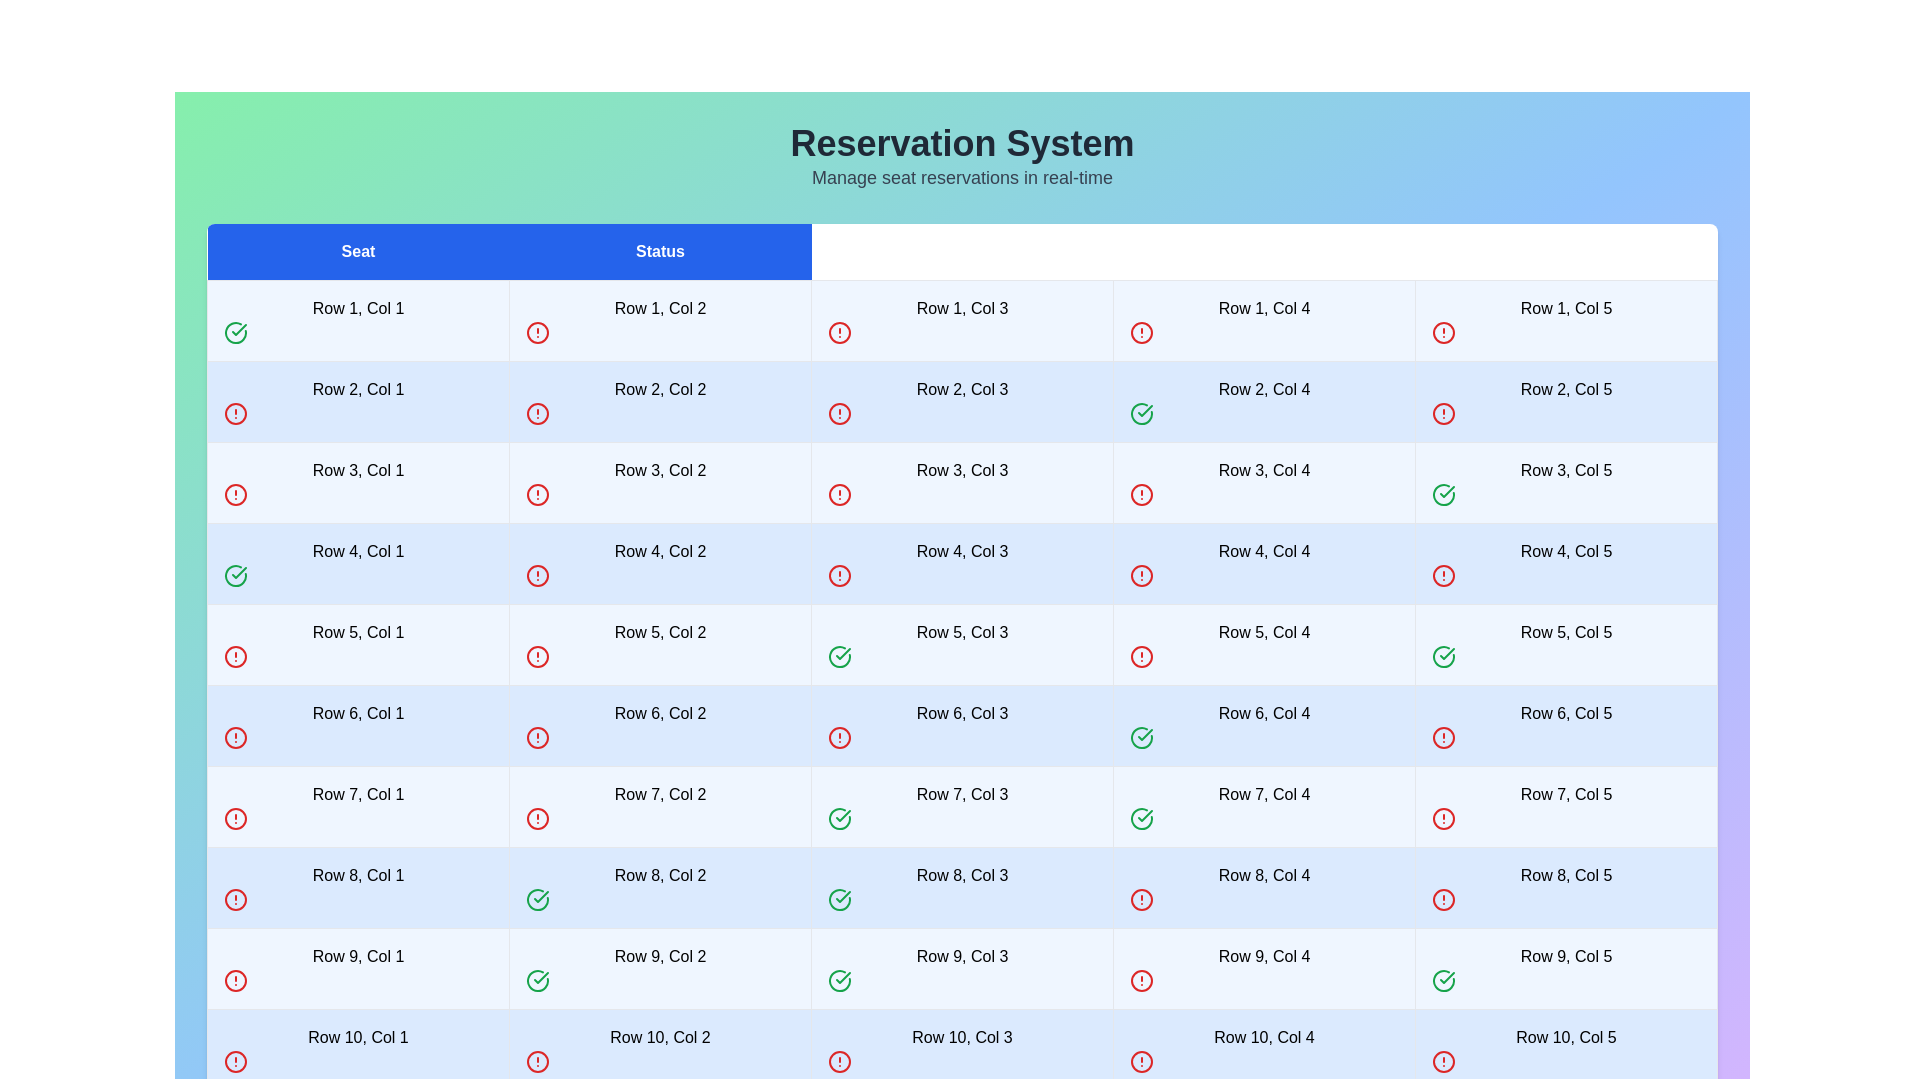 This screenshot has width=1920, height=1080. I want to click on the header column Seat to sort the table, so click(358, 251).